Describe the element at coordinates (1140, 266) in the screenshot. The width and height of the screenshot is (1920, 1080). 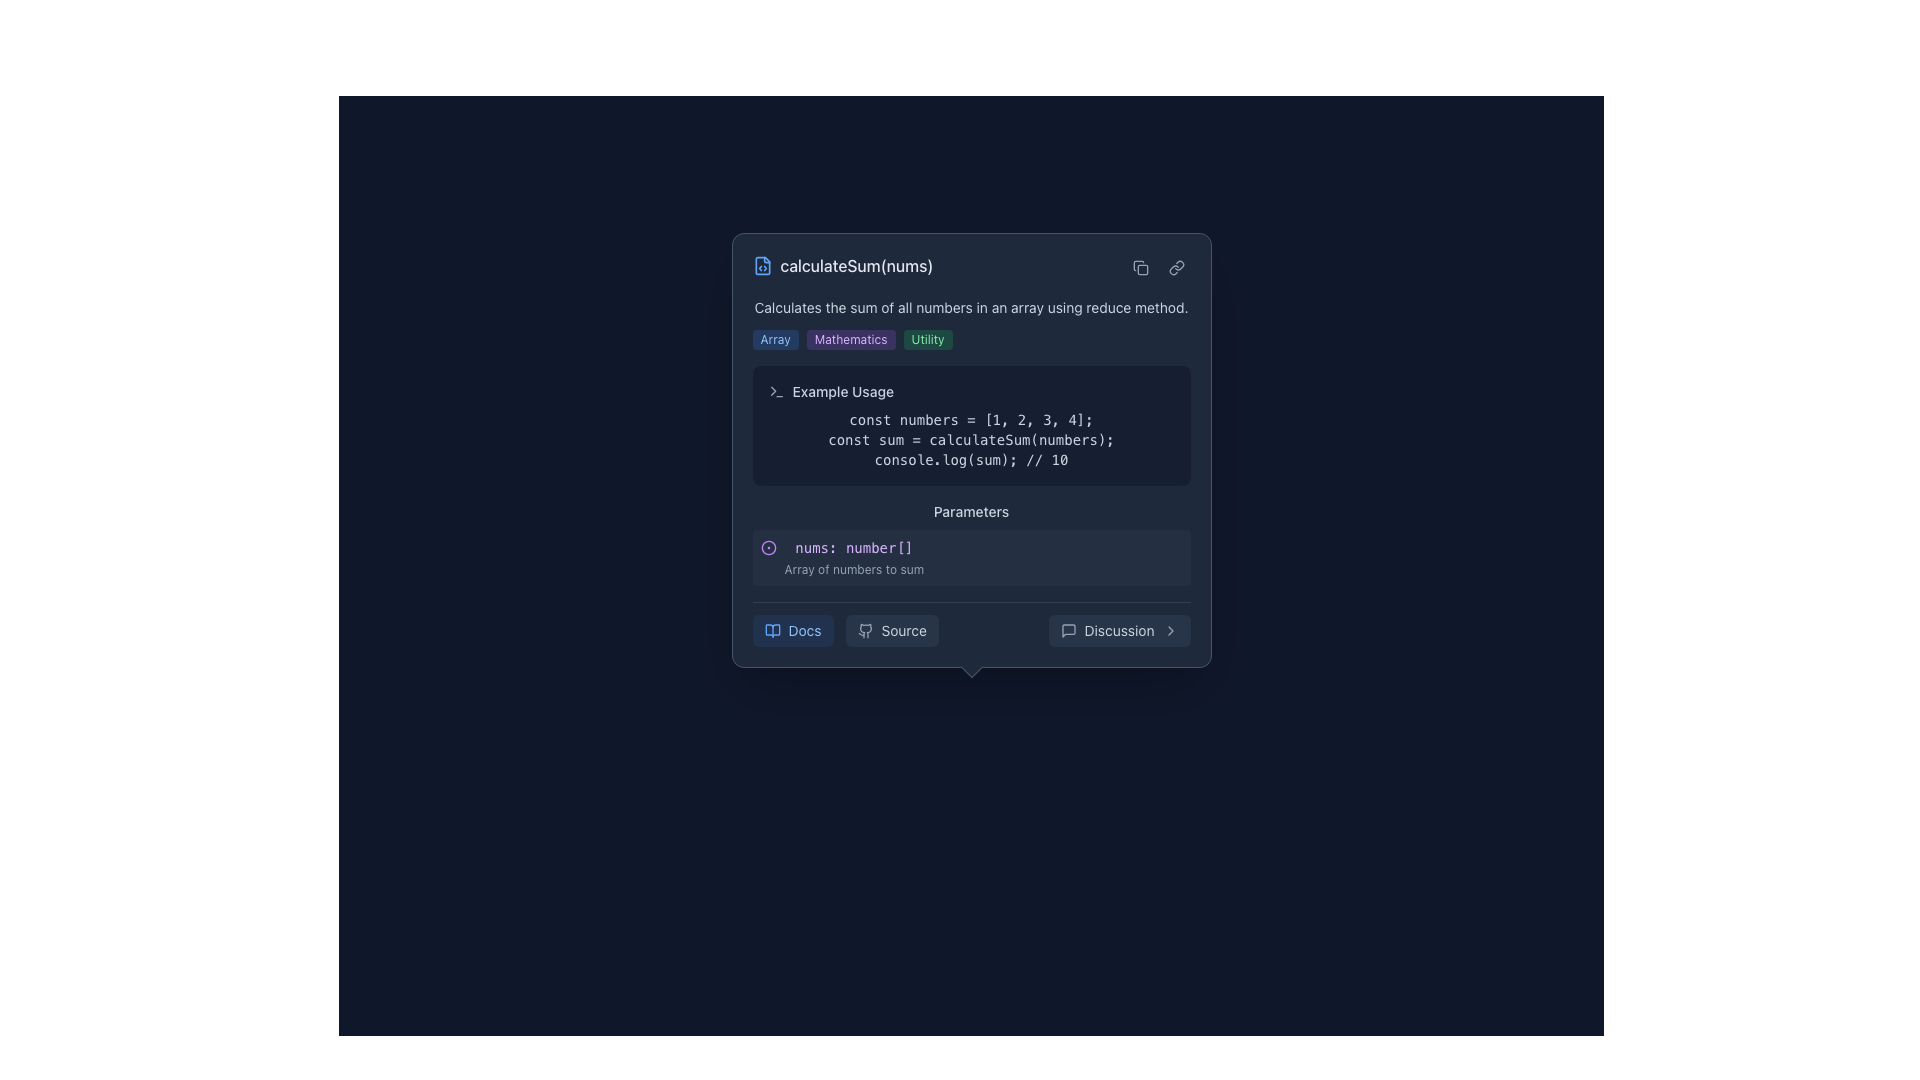
I see `the icon button located in the top-right section of the card-like UI component` at that location.